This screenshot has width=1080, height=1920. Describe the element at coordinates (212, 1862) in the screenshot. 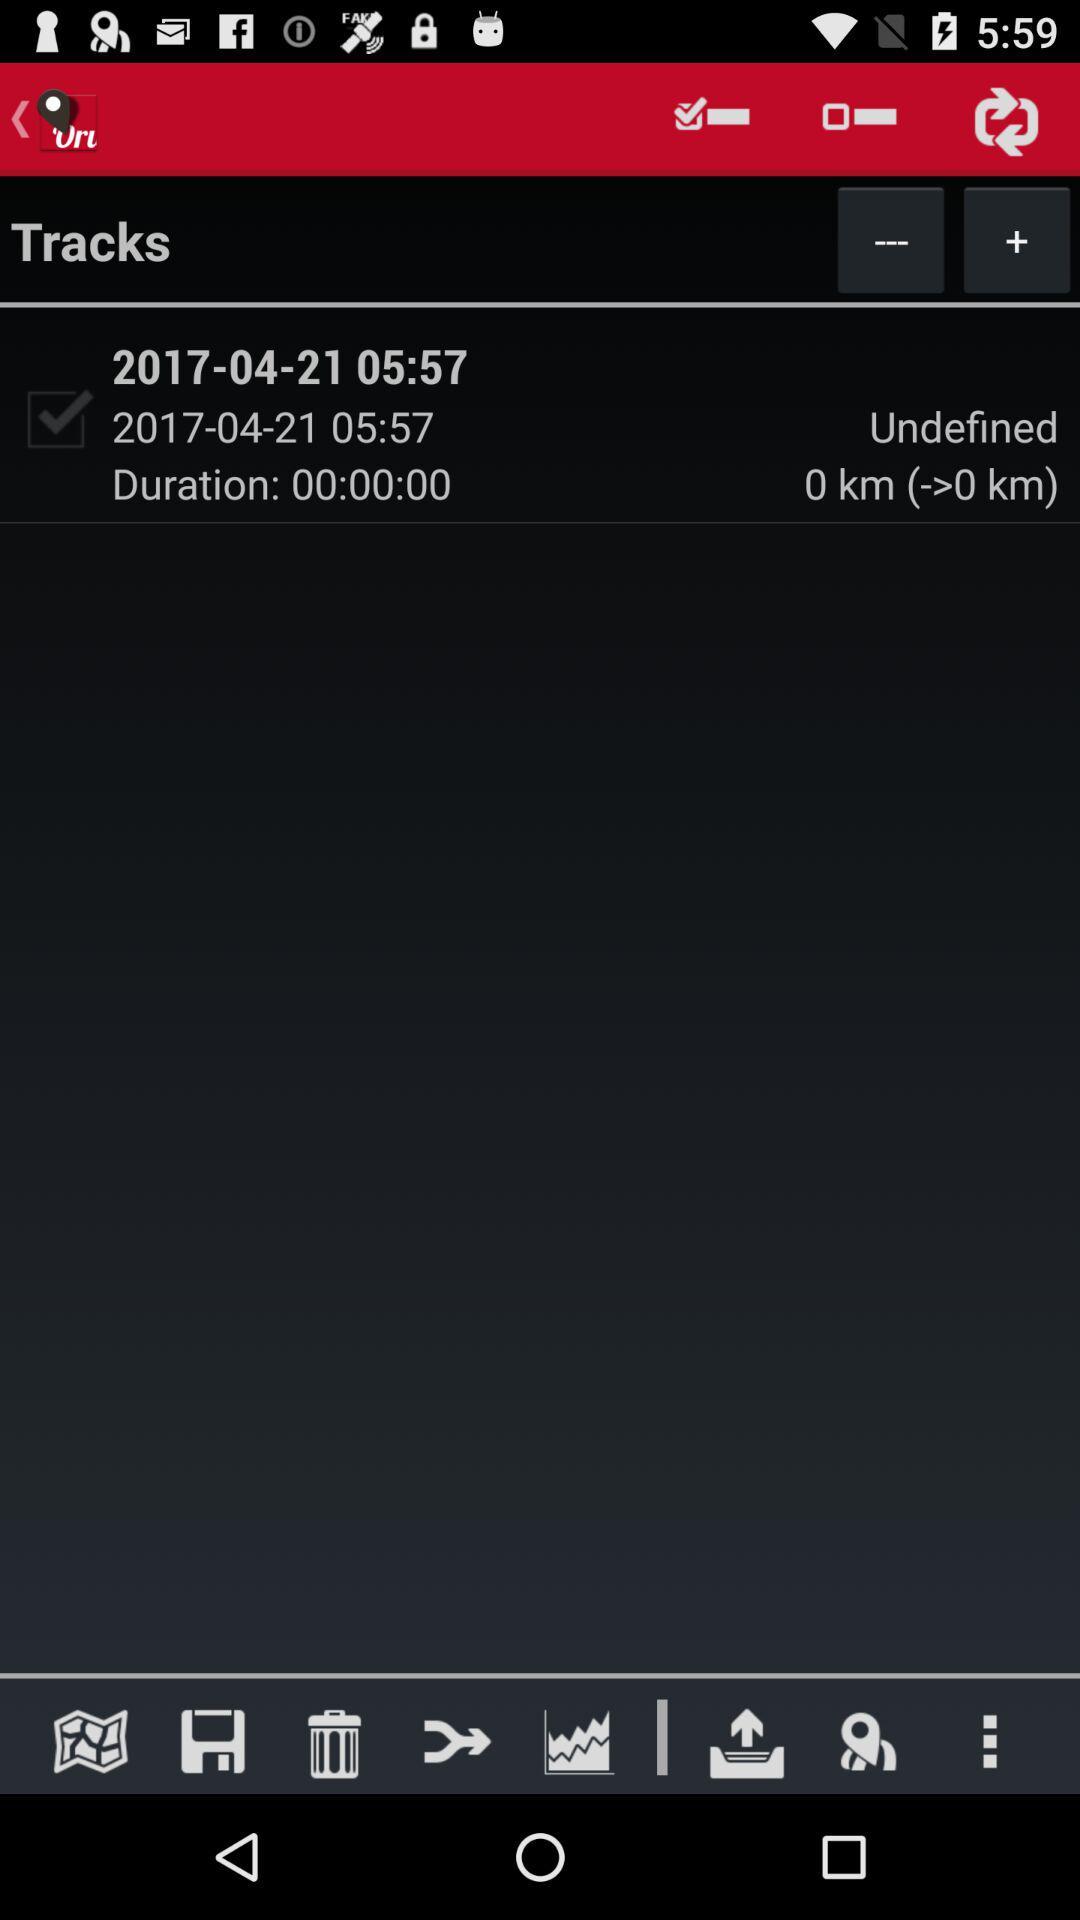

I see `the save icon` at that location.